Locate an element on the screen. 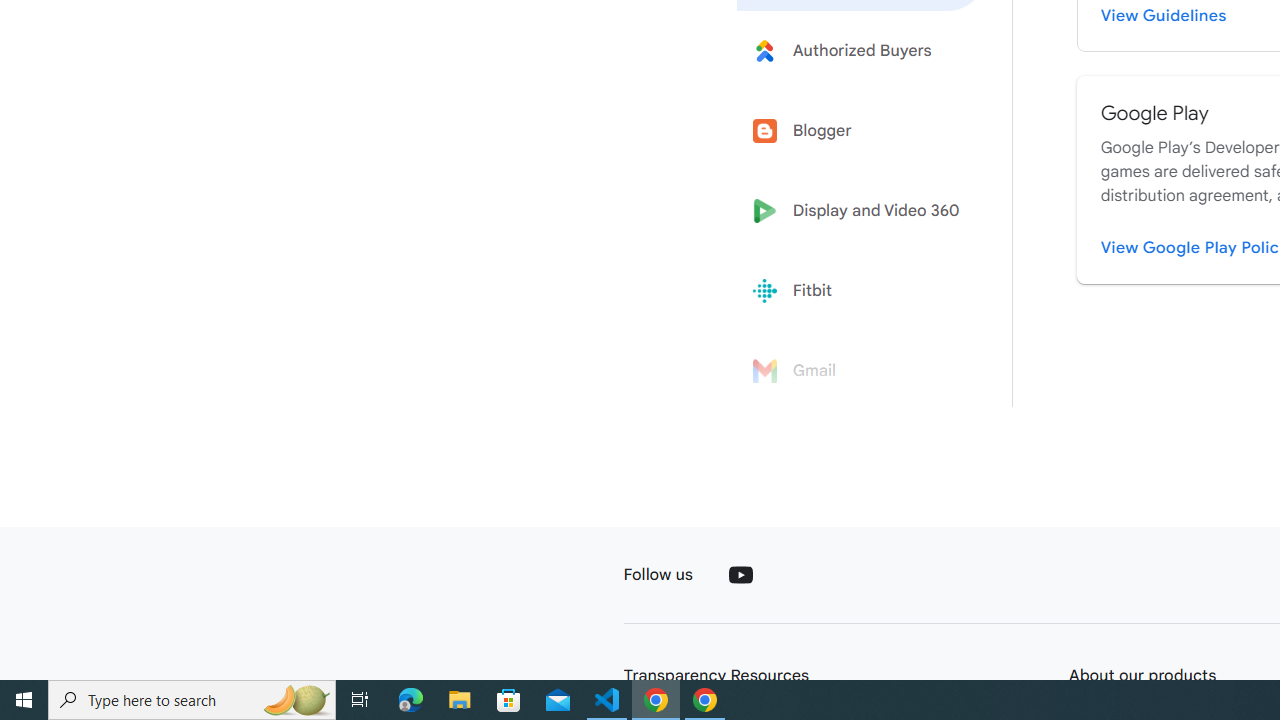  'Display and Video 360' is located at coordinates (862, 211).